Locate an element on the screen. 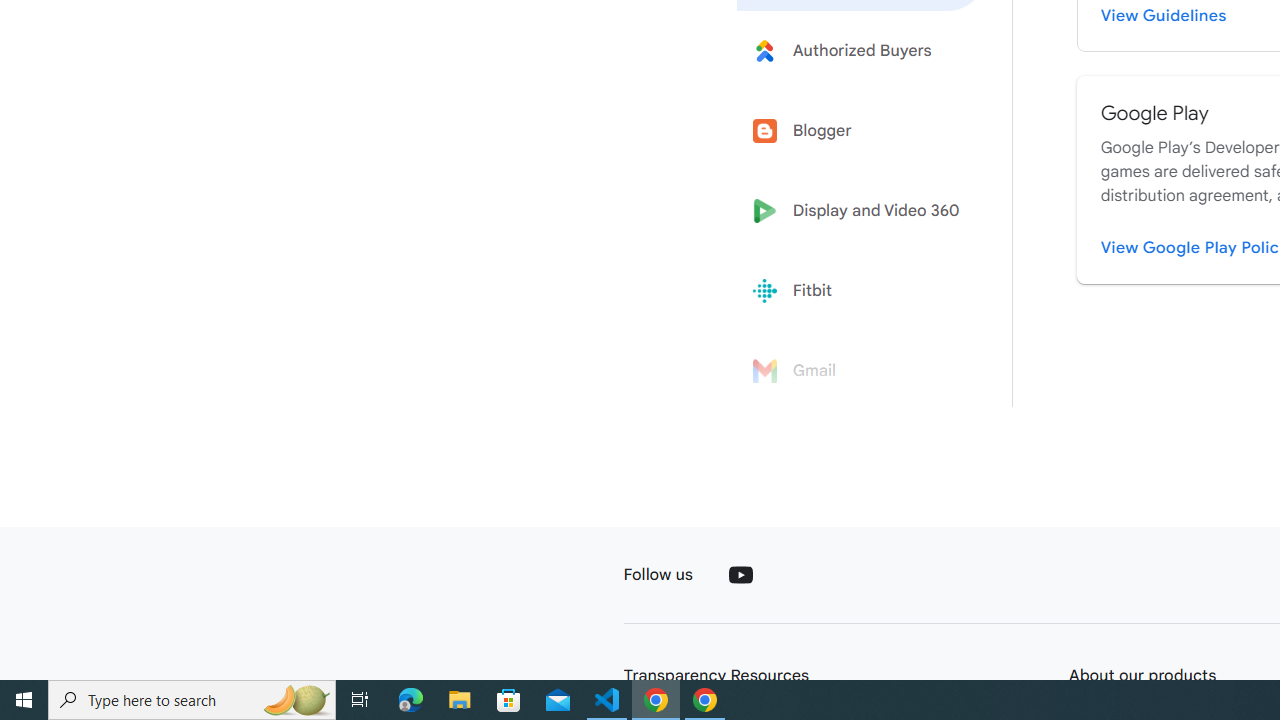  'Display and Video 360' is located at coordinates (862, 211).